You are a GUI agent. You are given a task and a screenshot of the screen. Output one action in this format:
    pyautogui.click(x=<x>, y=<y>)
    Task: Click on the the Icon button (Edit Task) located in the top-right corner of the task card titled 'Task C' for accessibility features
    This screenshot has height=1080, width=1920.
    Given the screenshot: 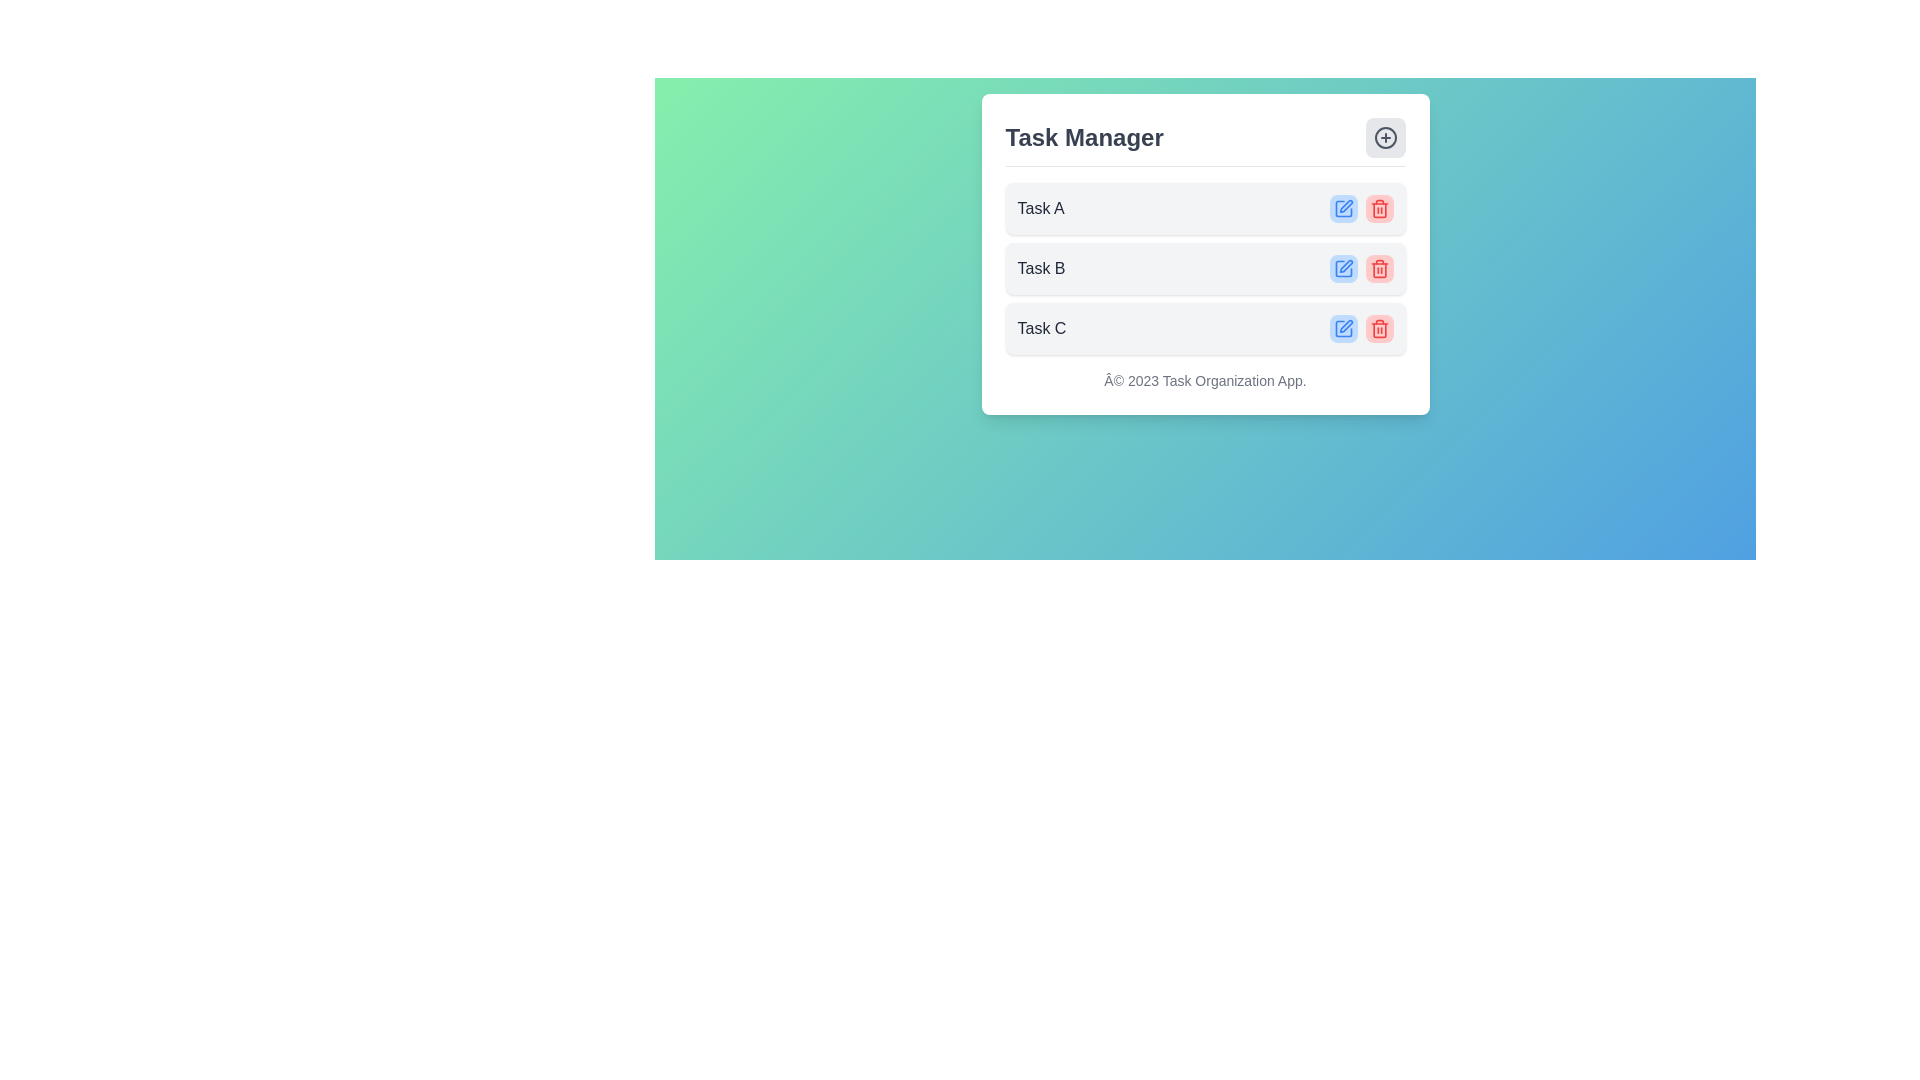 What is the action you would take?
    pyautogui.click(x=1345, y=325)
    